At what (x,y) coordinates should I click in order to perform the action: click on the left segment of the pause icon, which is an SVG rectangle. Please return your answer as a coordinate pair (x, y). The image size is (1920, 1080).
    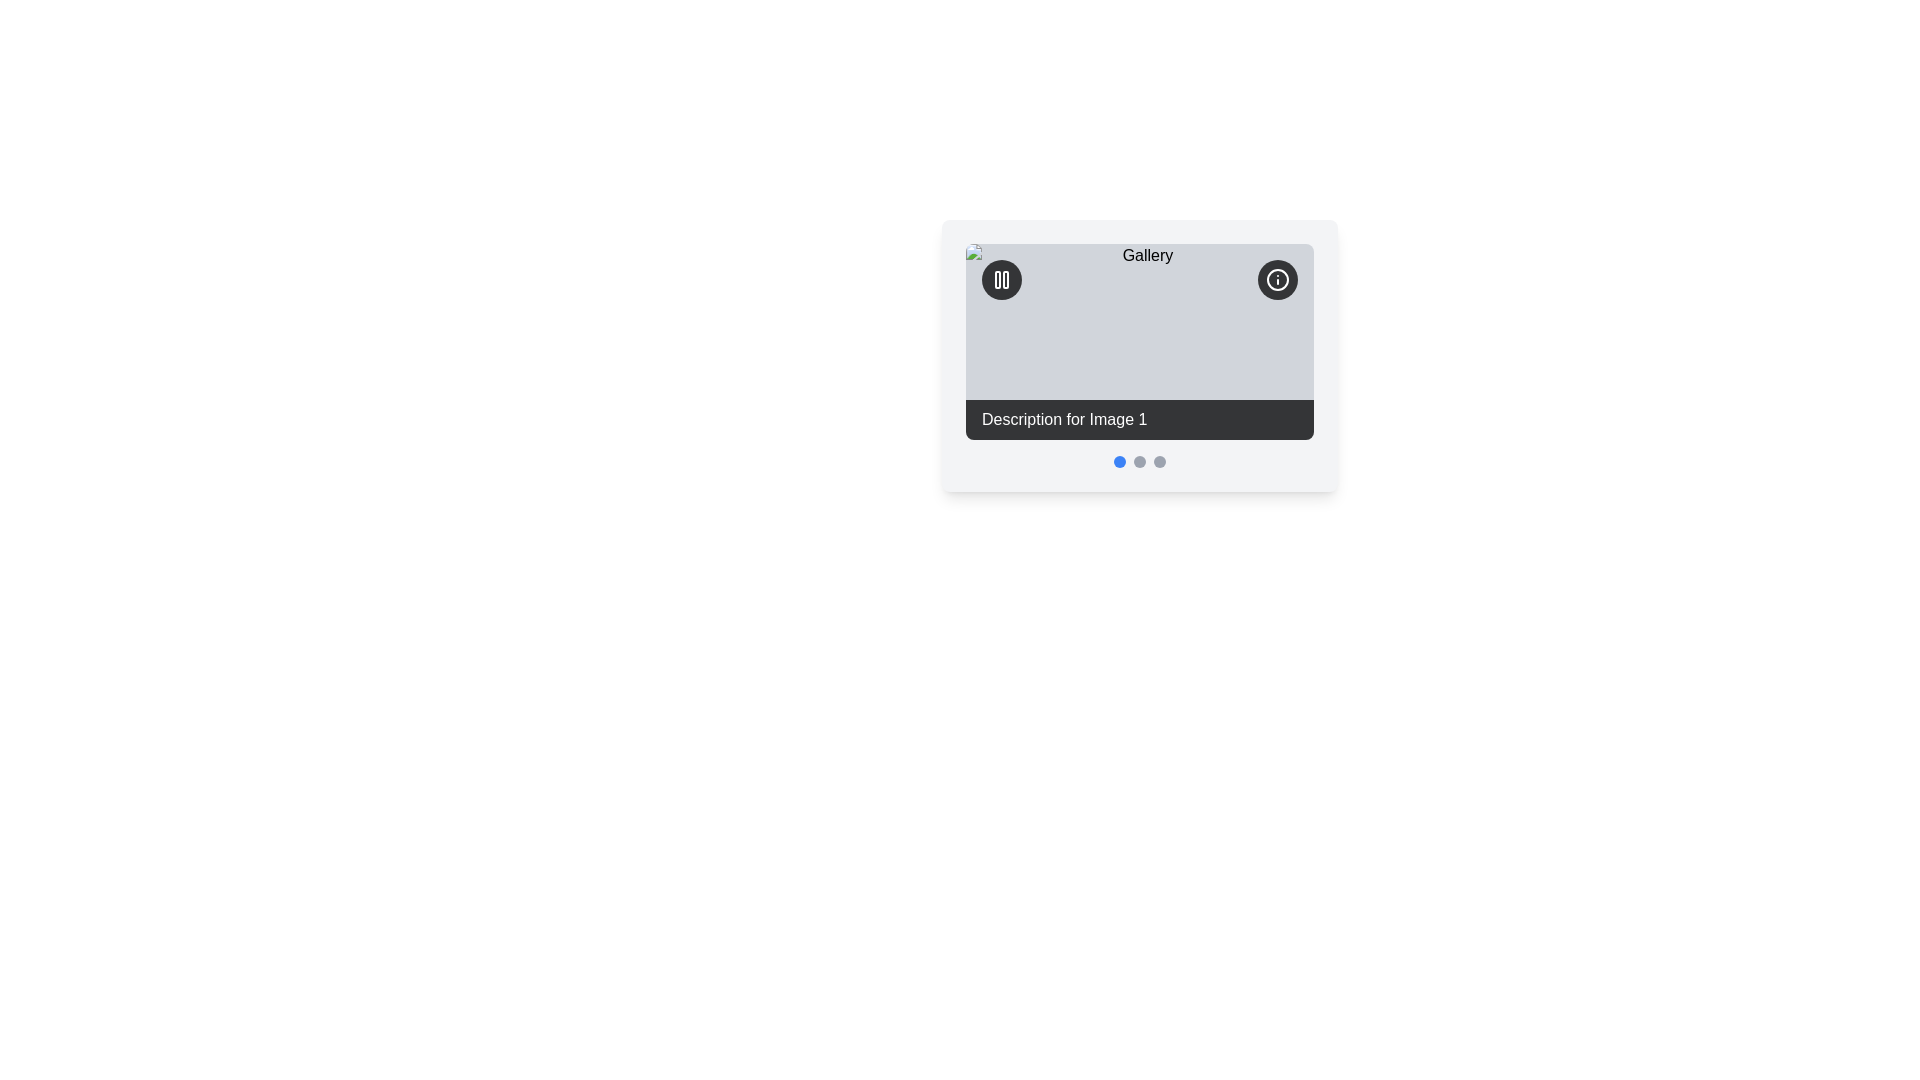
    Looking at the image, I should click on (998, 280).